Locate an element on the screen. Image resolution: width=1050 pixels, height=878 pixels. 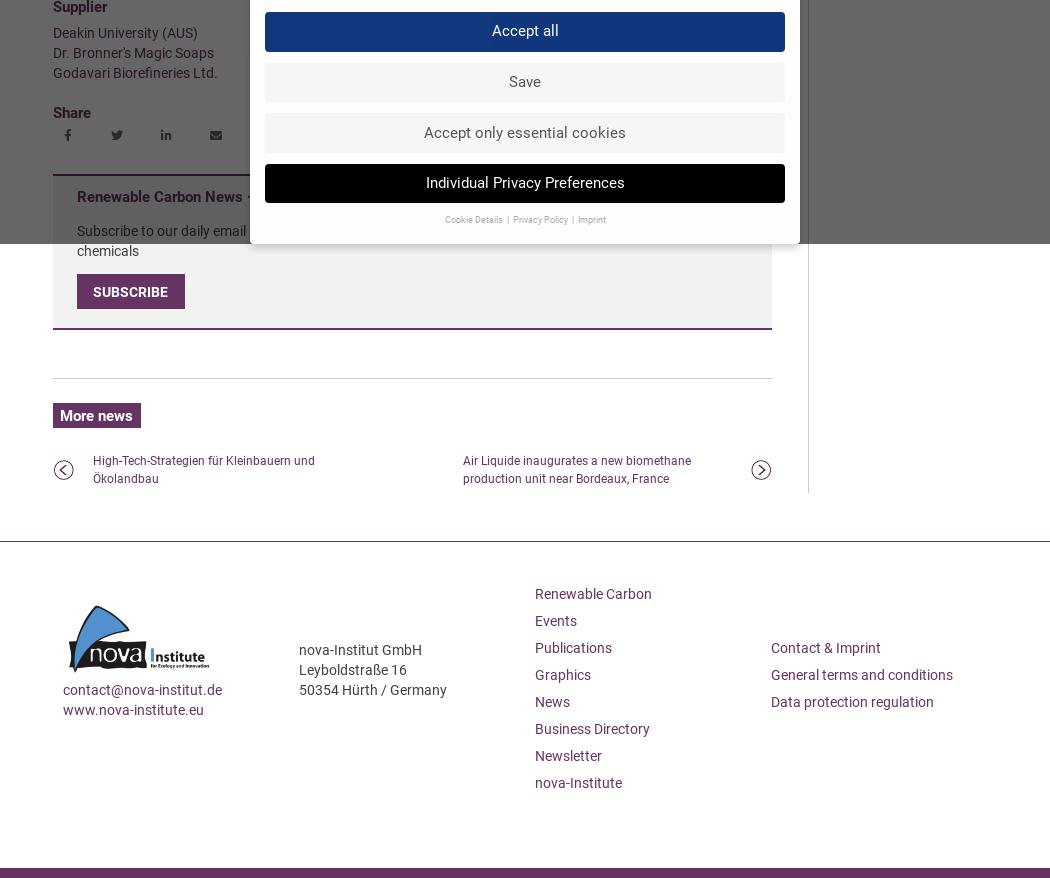
'50354 Hürth / Germany' is located at coordinates (296, 690).